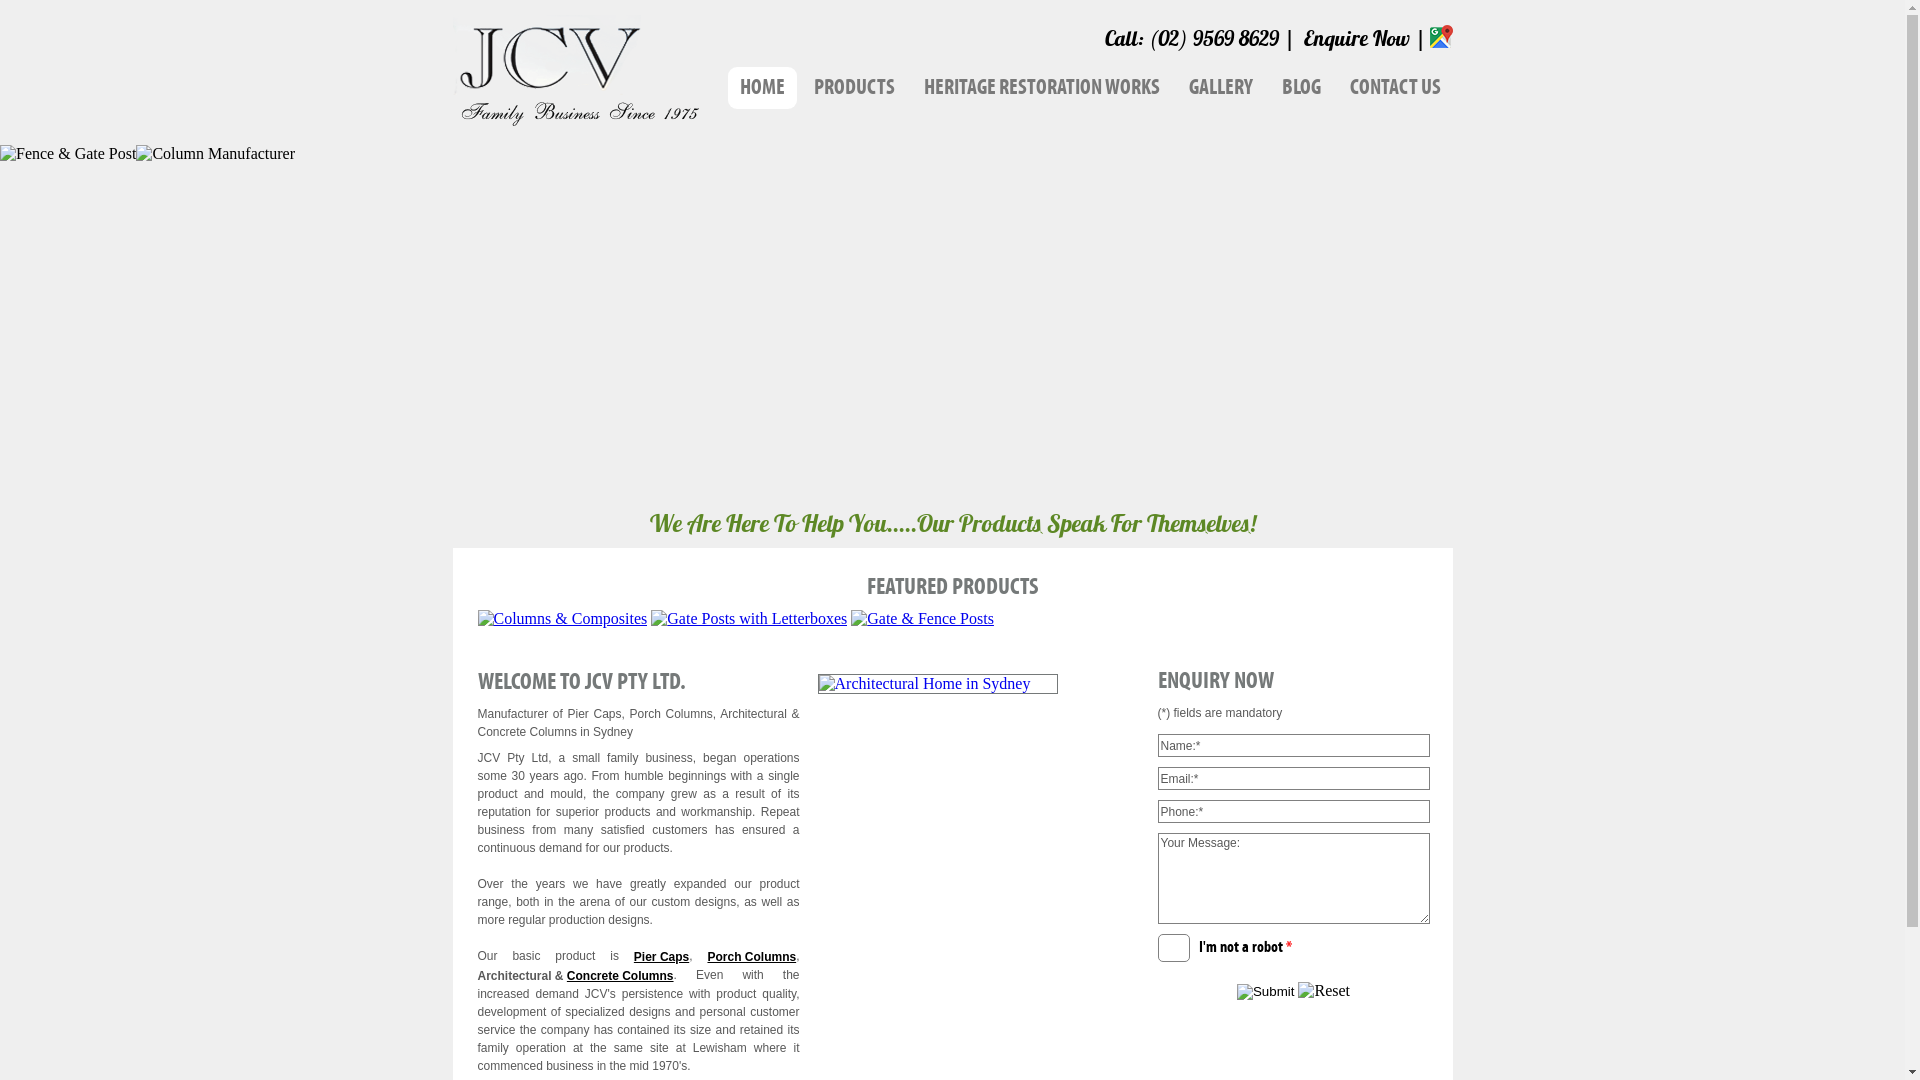 The height and width of the screenshot is (1080, 1920). I want to click on 'HERITAGE RESTORATION WORKS', so click(911, 87).